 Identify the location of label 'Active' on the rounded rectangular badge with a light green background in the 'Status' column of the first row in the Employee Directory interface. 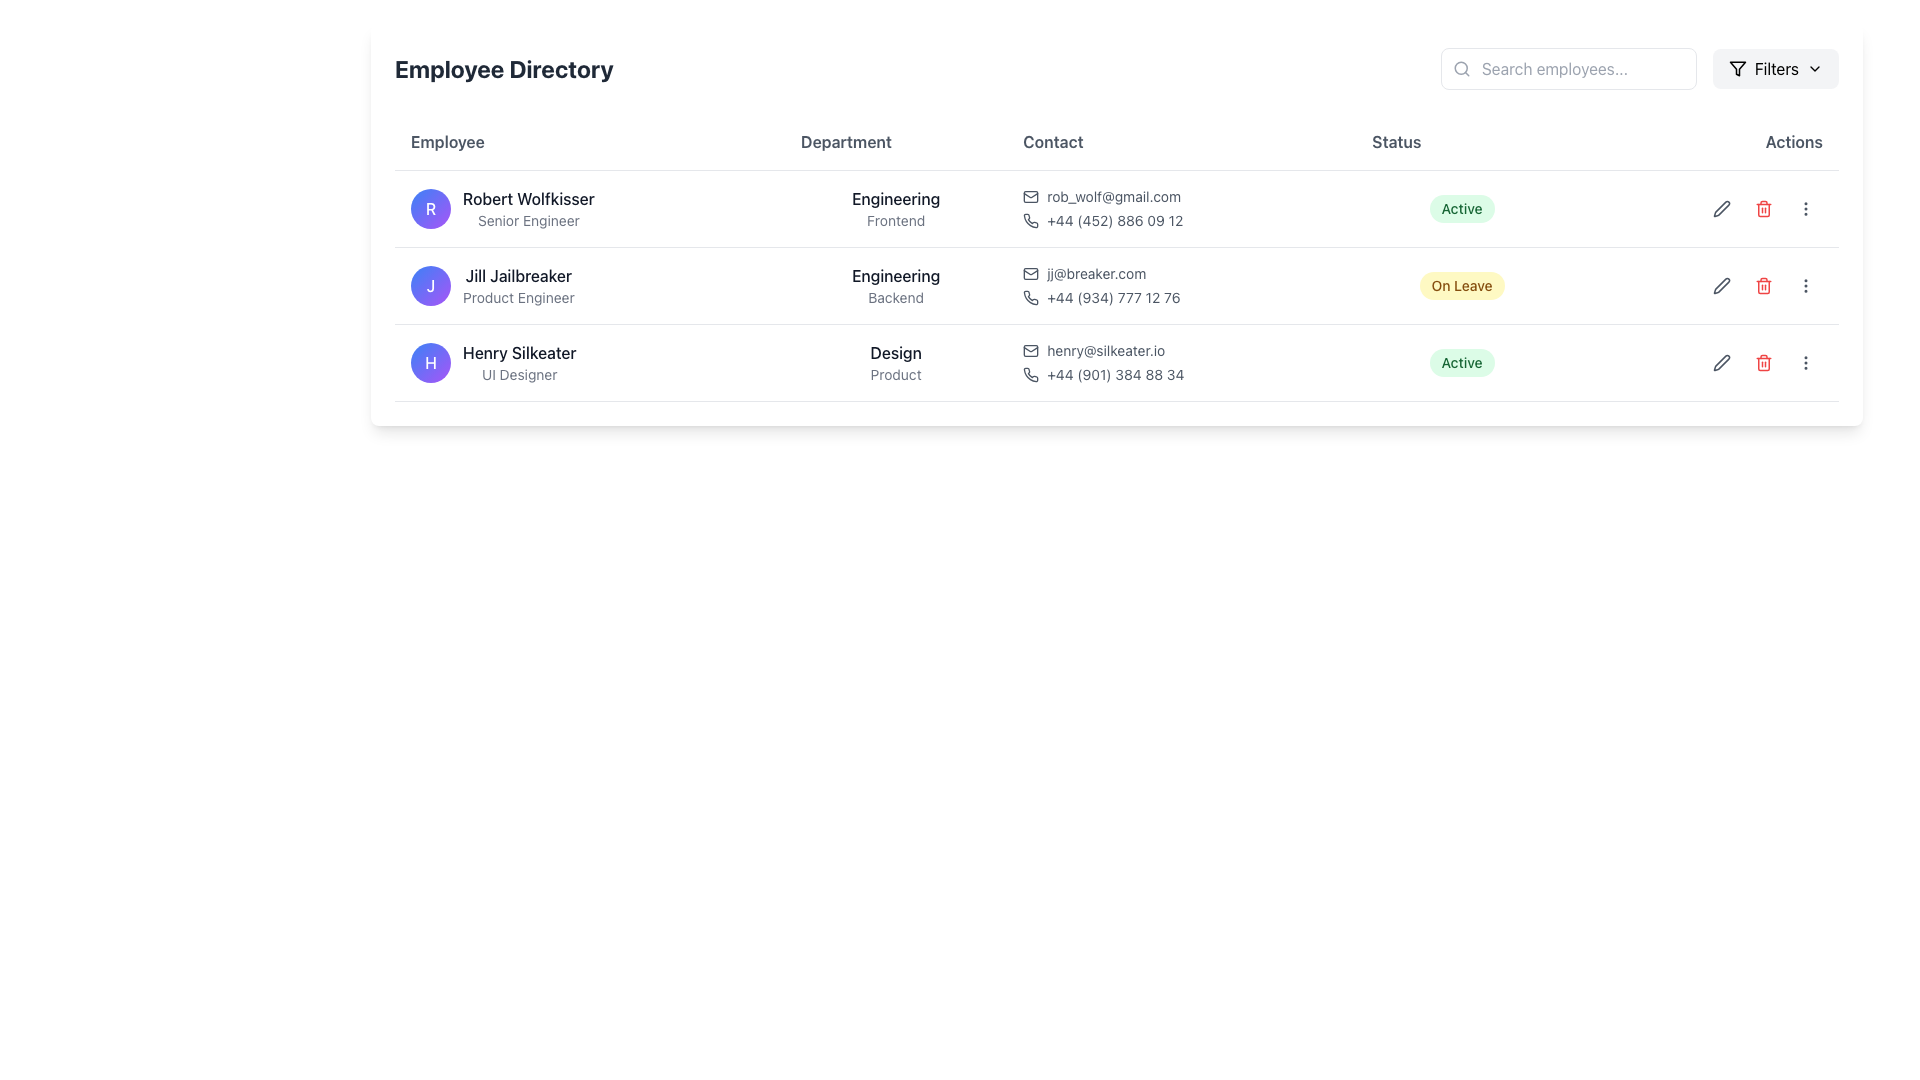
(1462, 208).